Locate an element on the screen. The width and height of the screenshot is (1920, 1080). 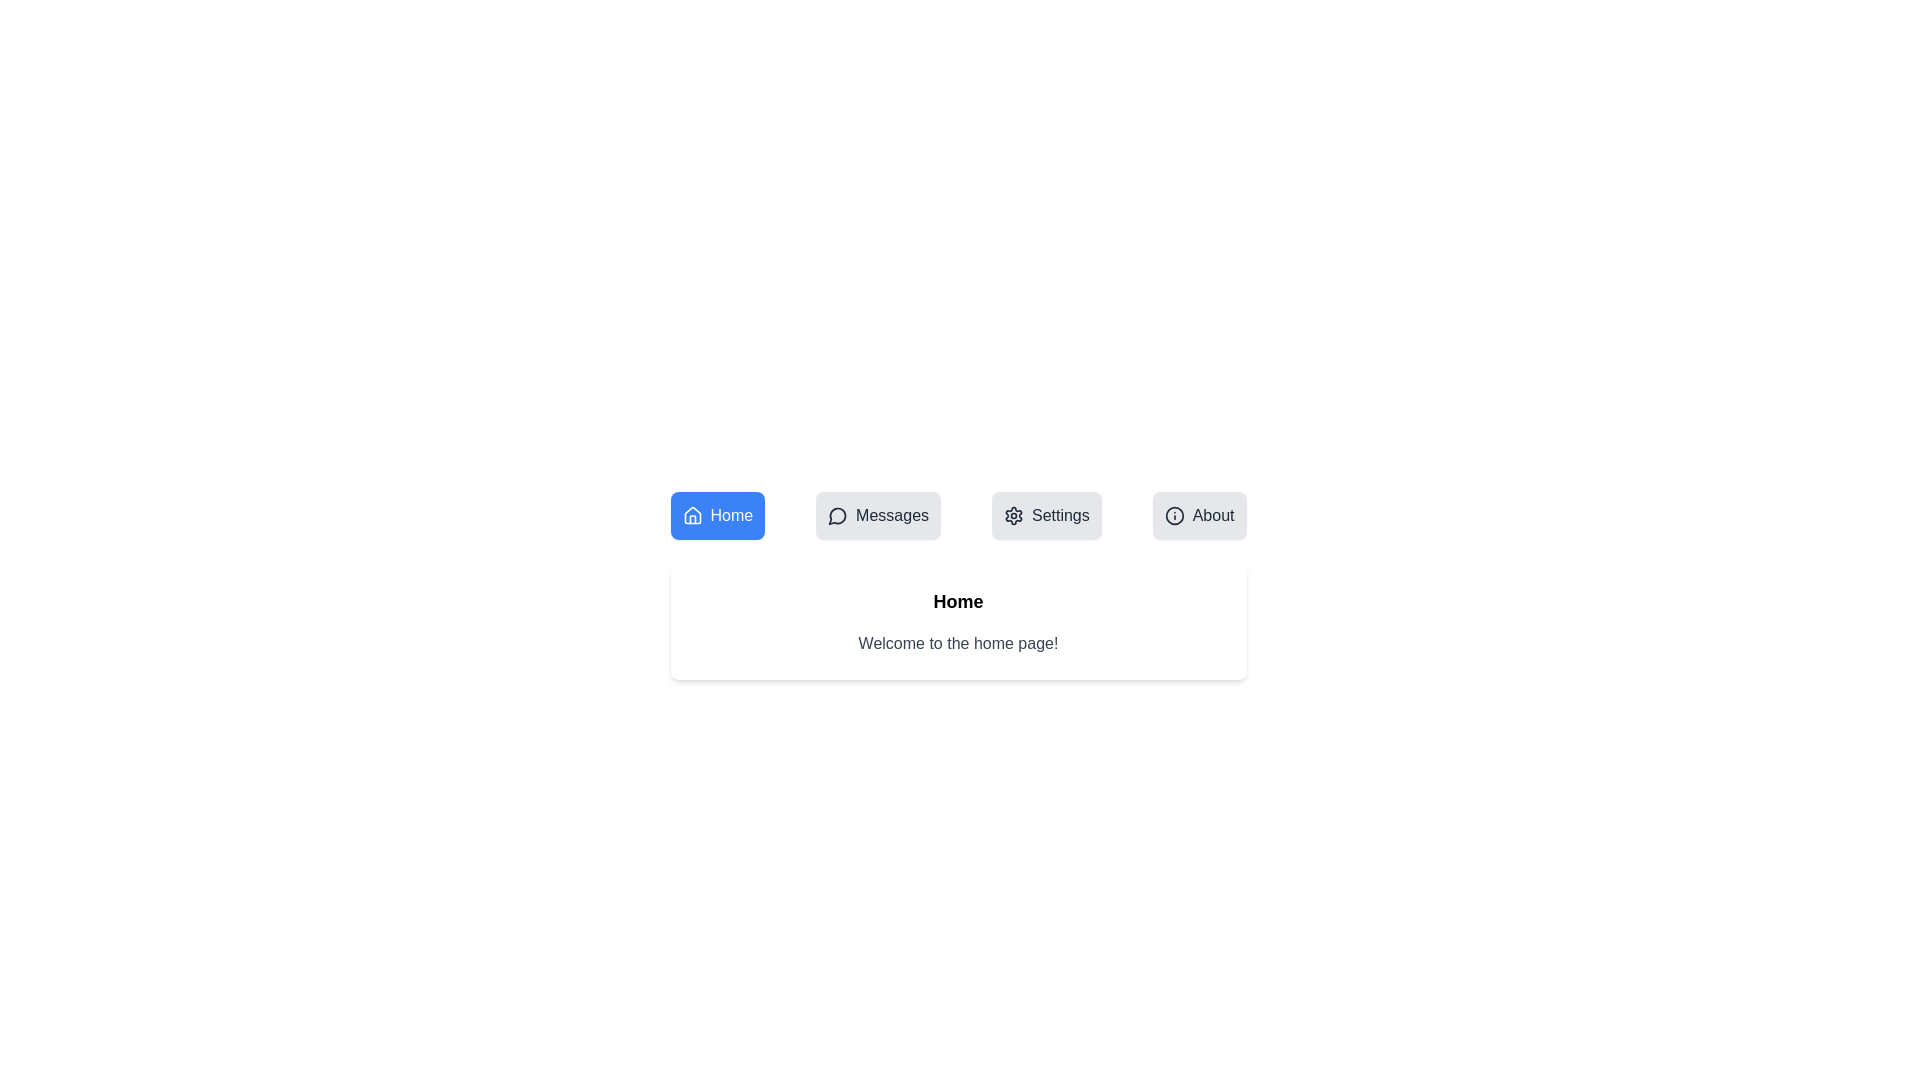
the Messages tab is located at coordinates (878, 515).